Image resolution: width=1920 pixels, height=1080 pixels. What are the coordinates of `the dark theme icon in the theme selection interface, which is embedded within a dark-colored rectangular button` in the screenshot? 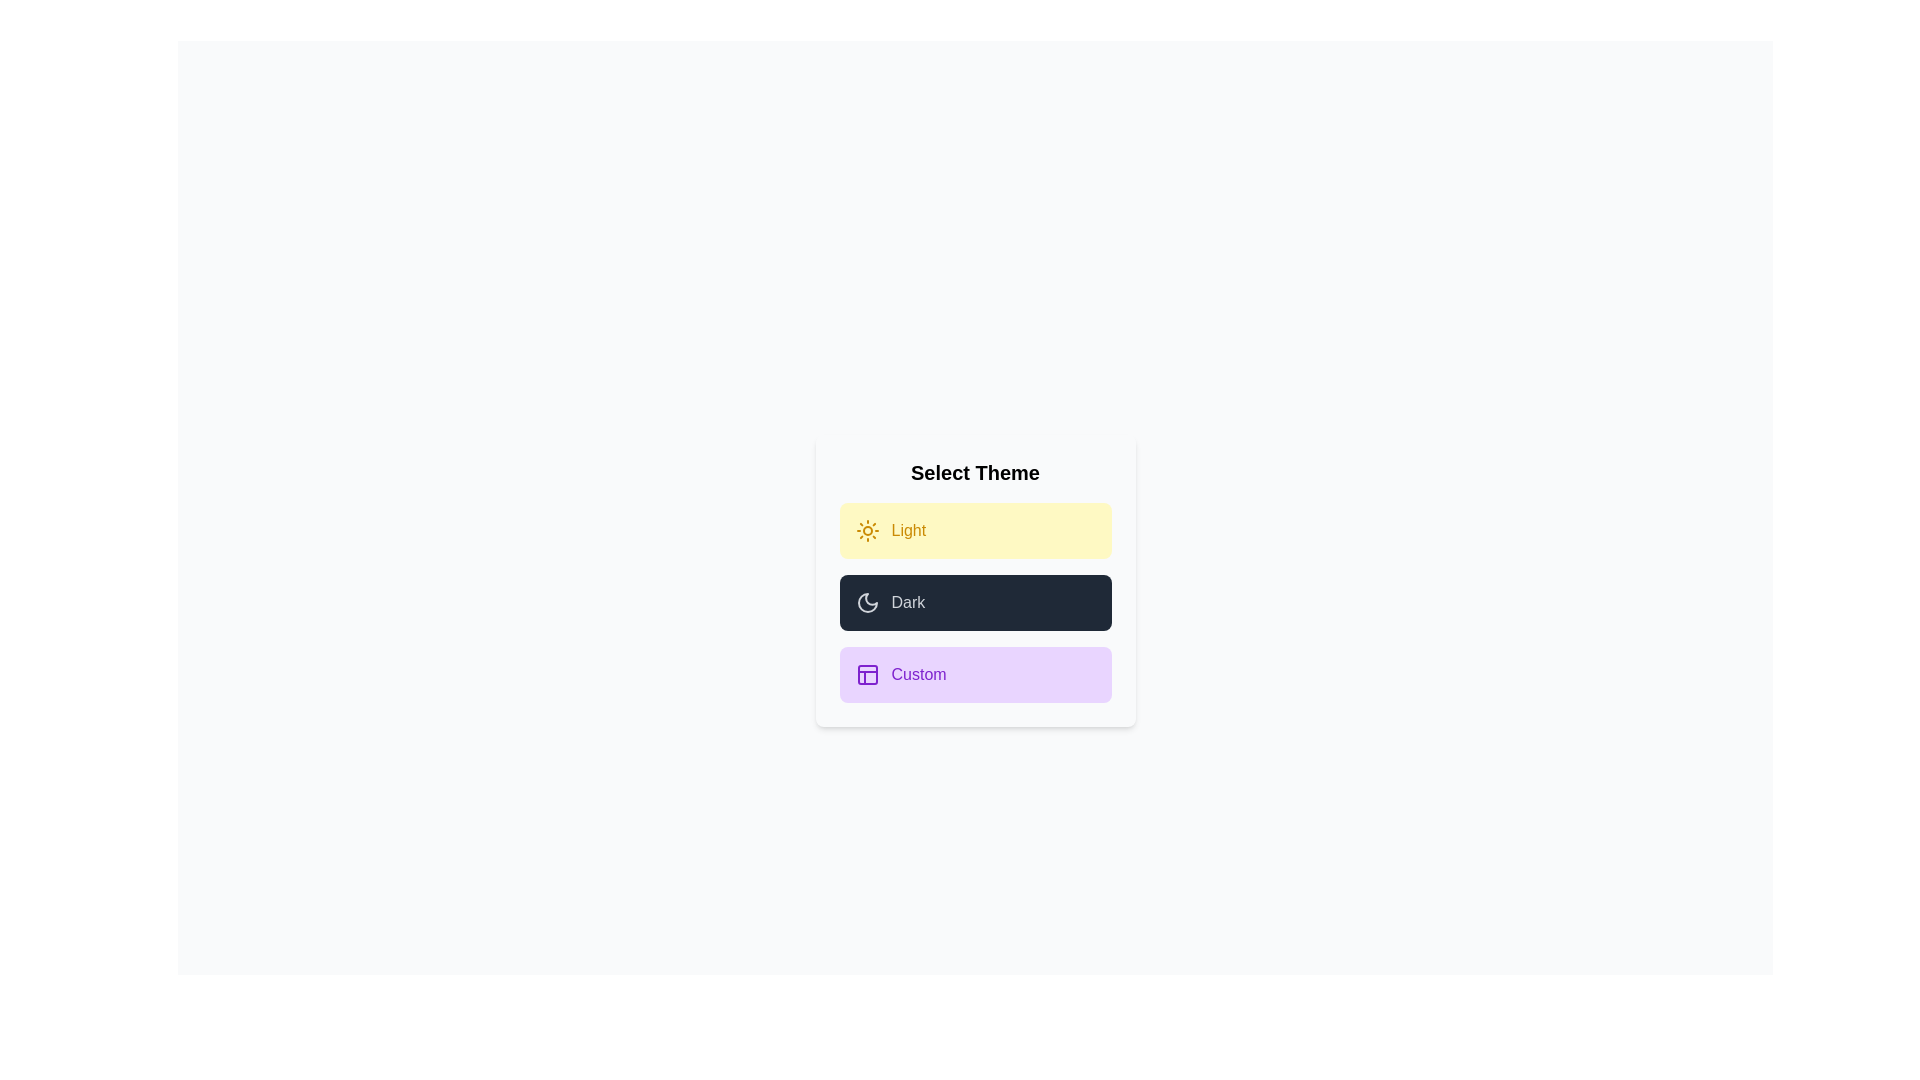 It's located at (867, 601).